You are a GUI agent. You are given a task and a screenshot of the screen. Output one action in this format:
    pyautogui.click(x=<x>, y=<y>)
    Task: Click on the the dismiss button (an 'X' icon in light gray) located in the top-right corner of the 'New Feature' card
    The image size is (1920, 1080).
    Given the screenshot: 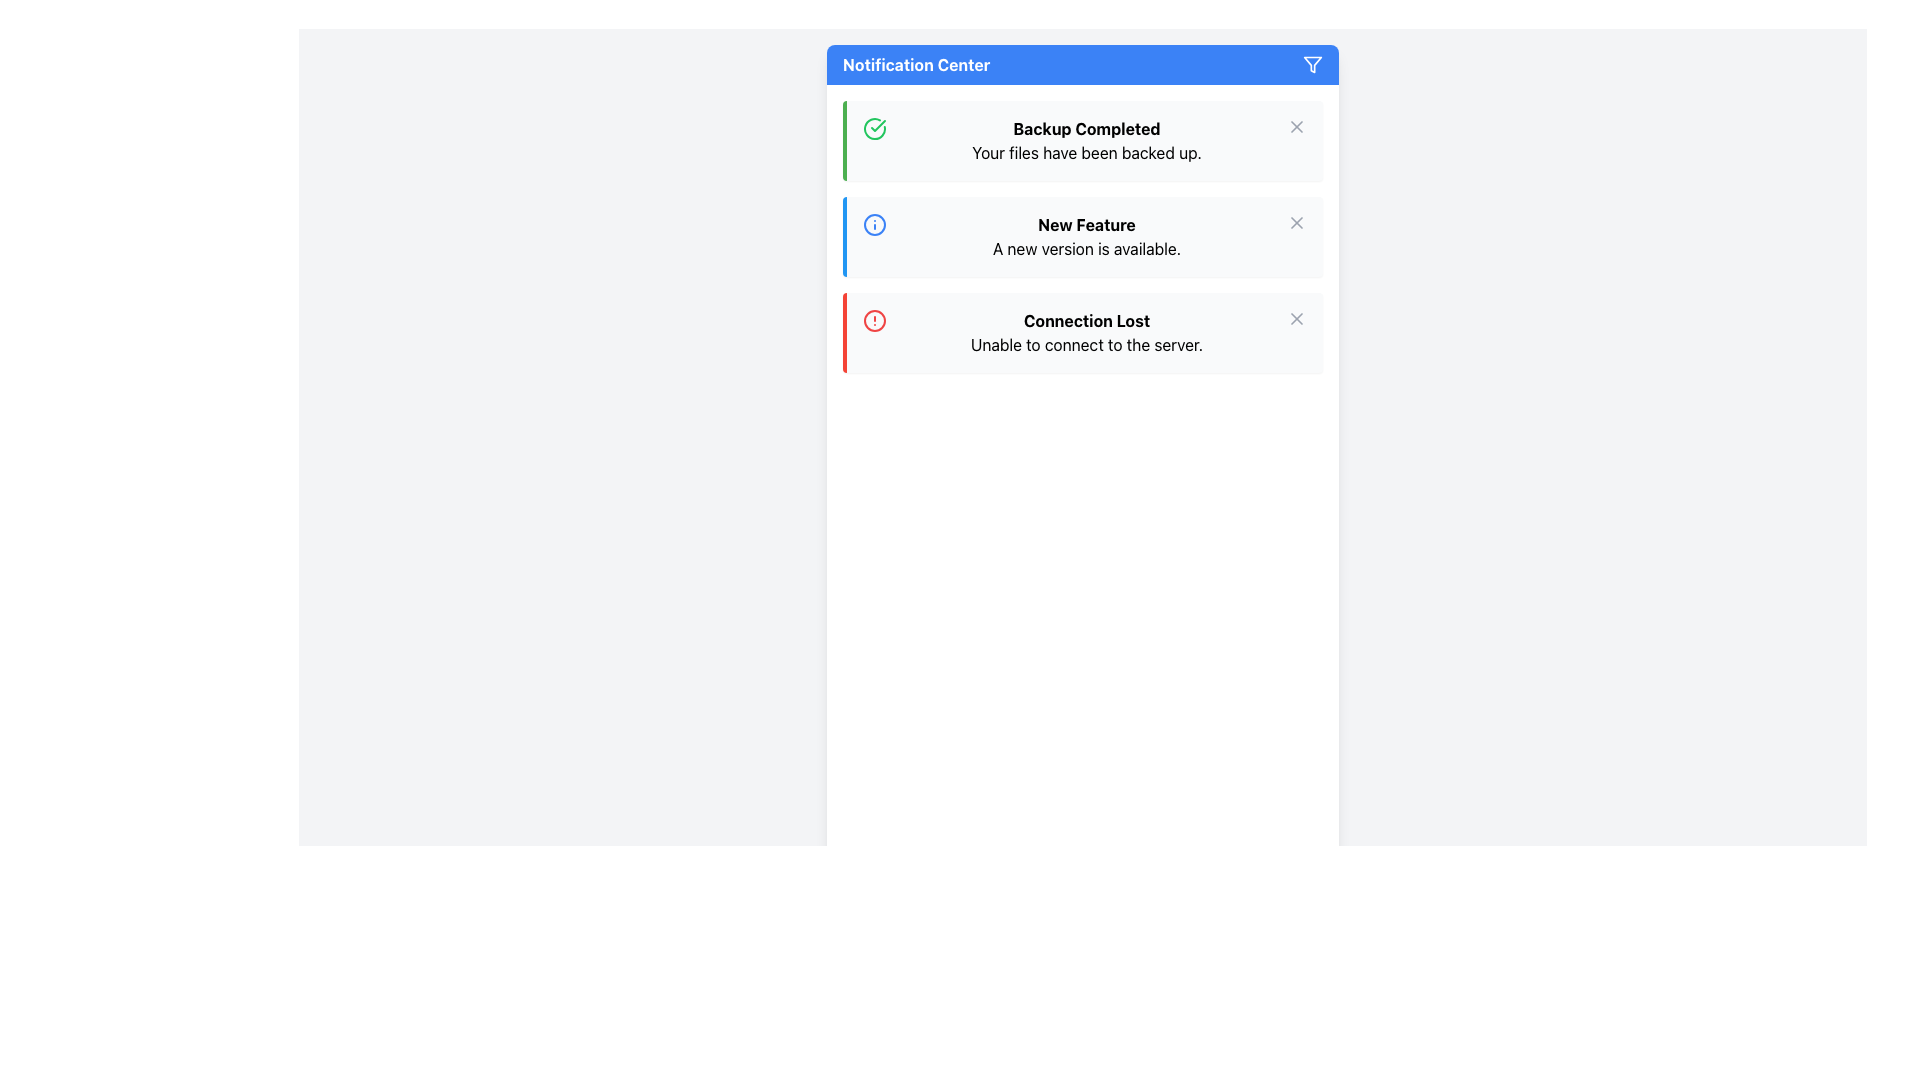 What is the action you would take?
    pyautogui.click(x=1296, y=223)
    